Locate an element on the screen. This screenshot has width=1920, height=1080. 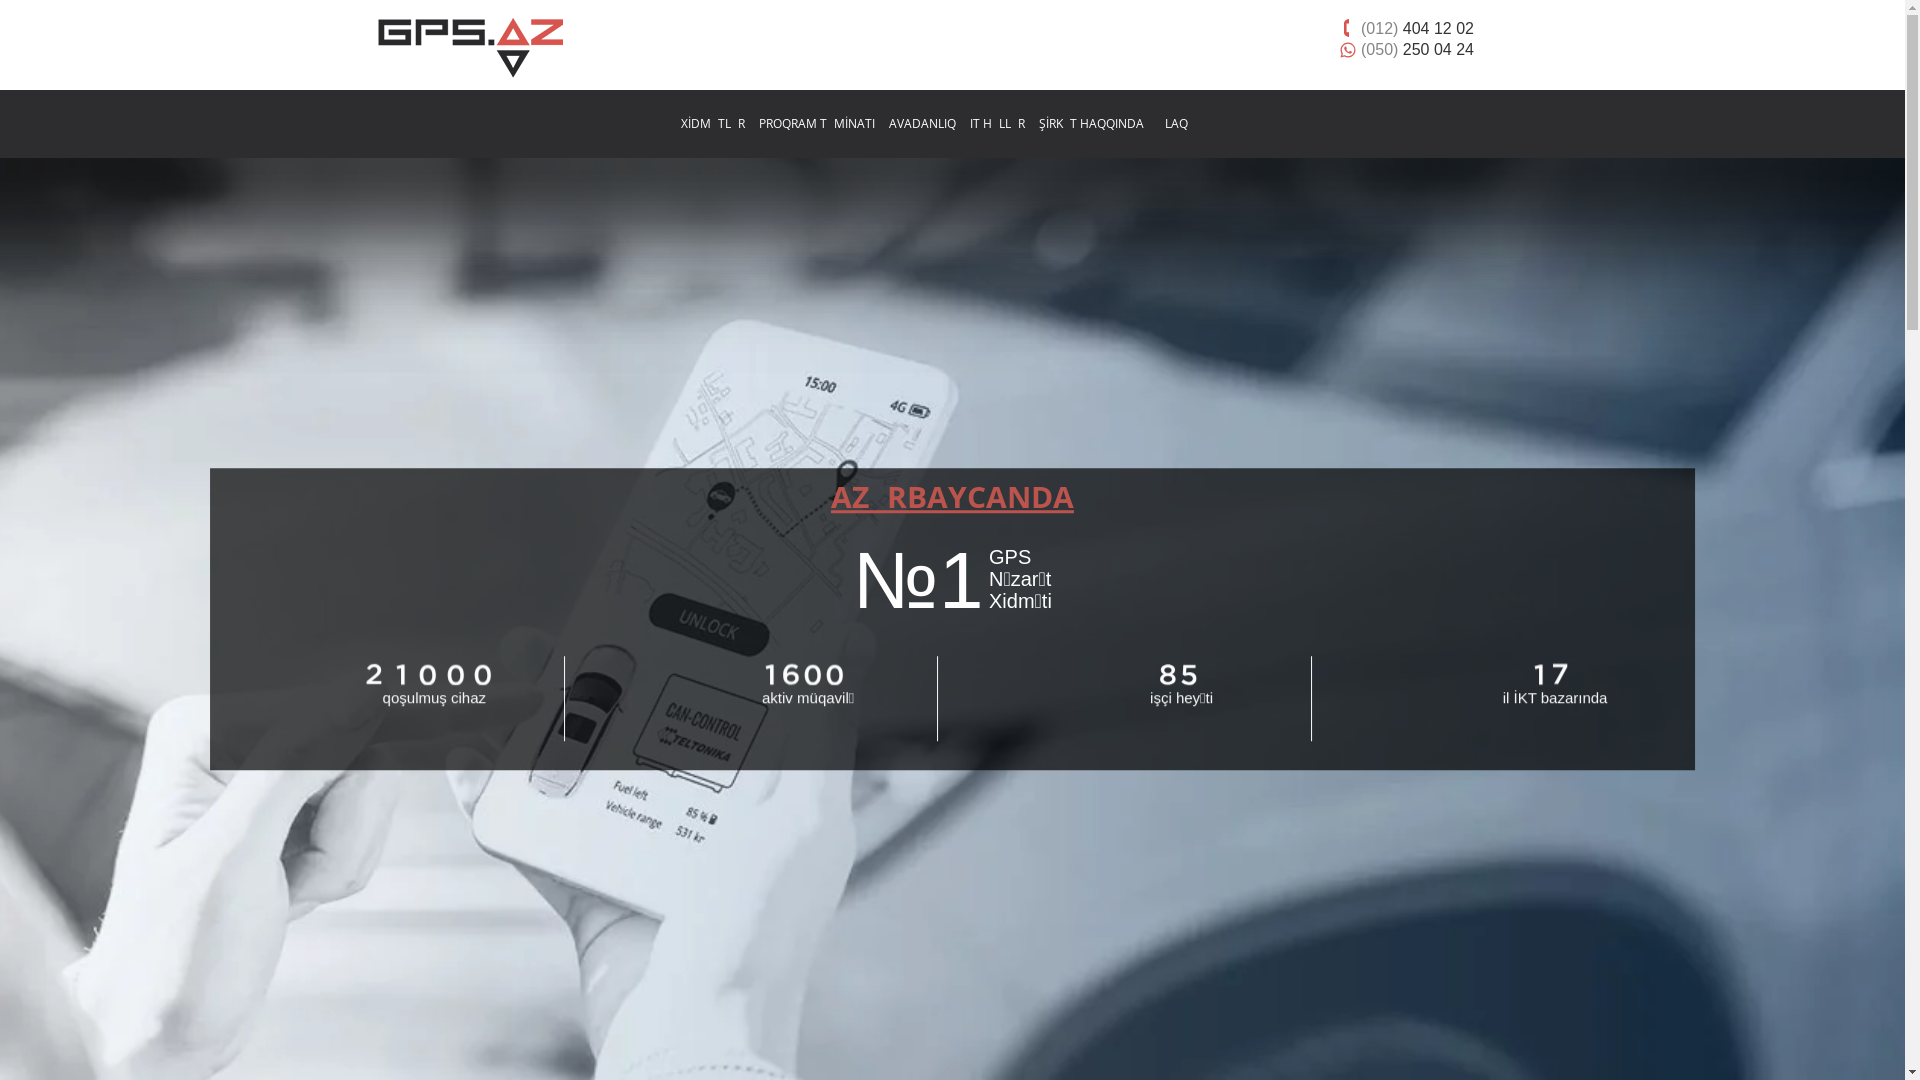
'(012) 404 12 02' is located at coordinates (1338, 28).